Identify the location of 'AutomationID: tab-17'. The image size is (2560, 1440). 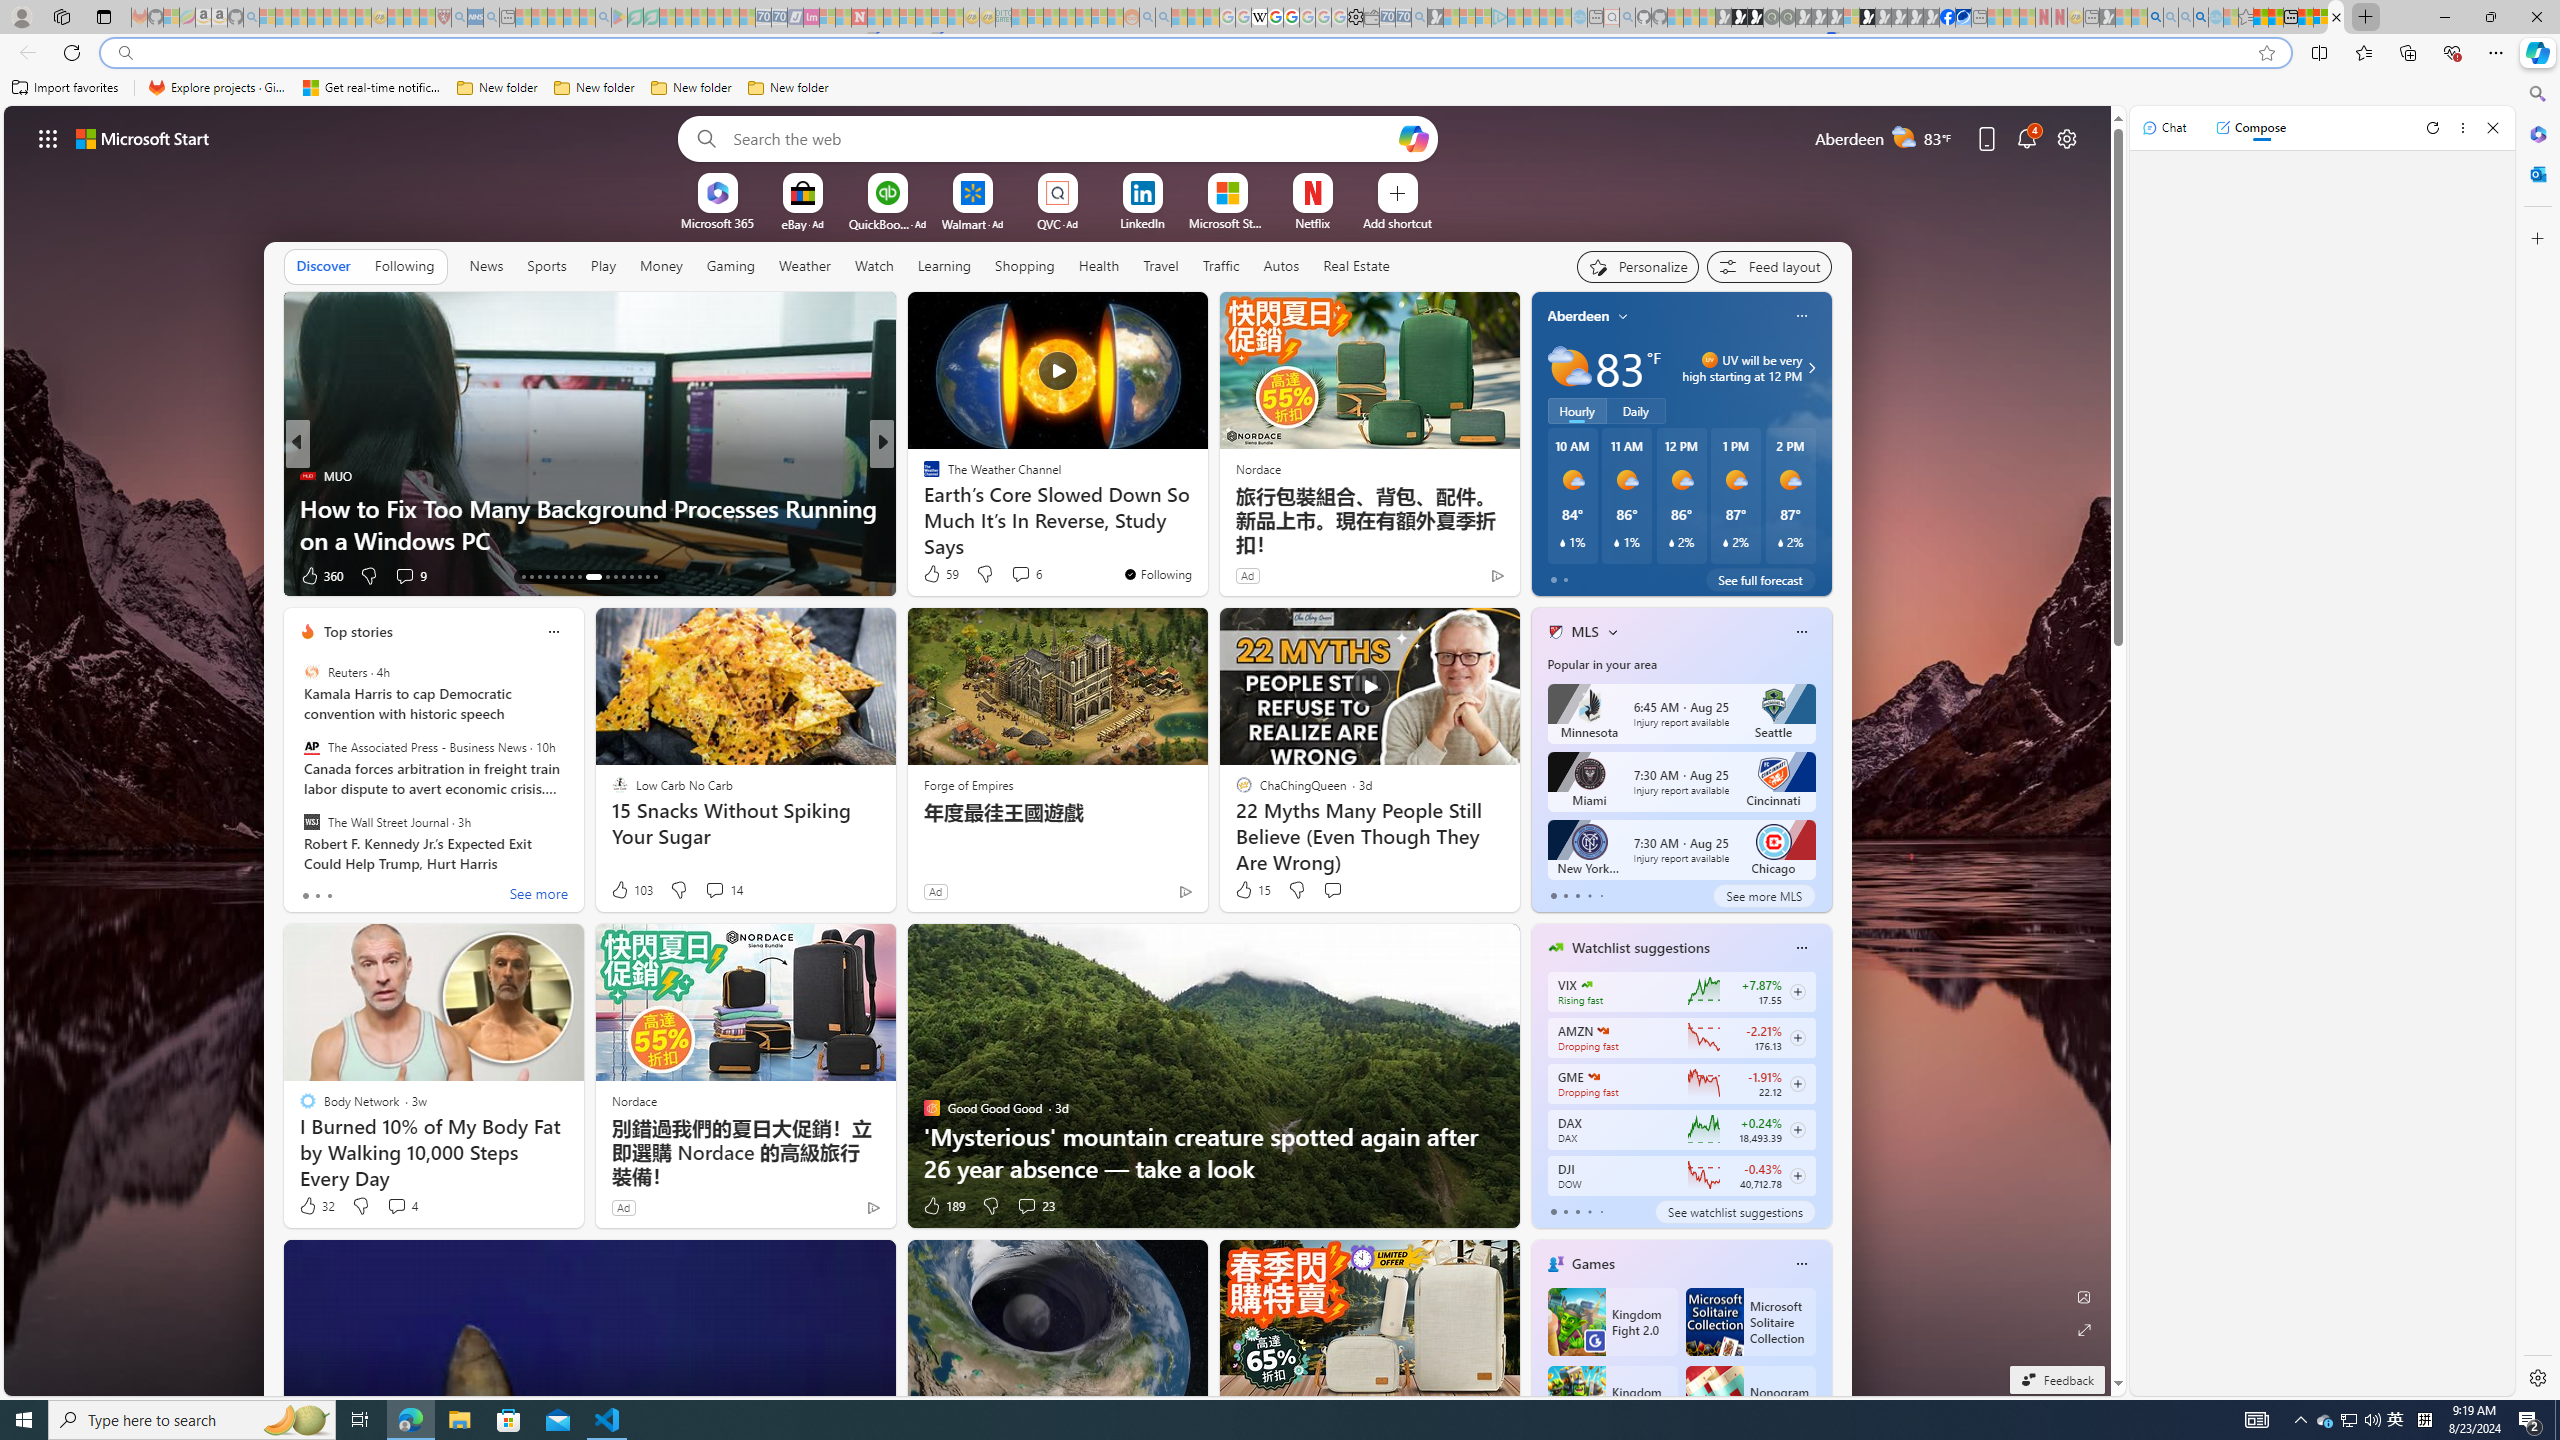
(554, 577).